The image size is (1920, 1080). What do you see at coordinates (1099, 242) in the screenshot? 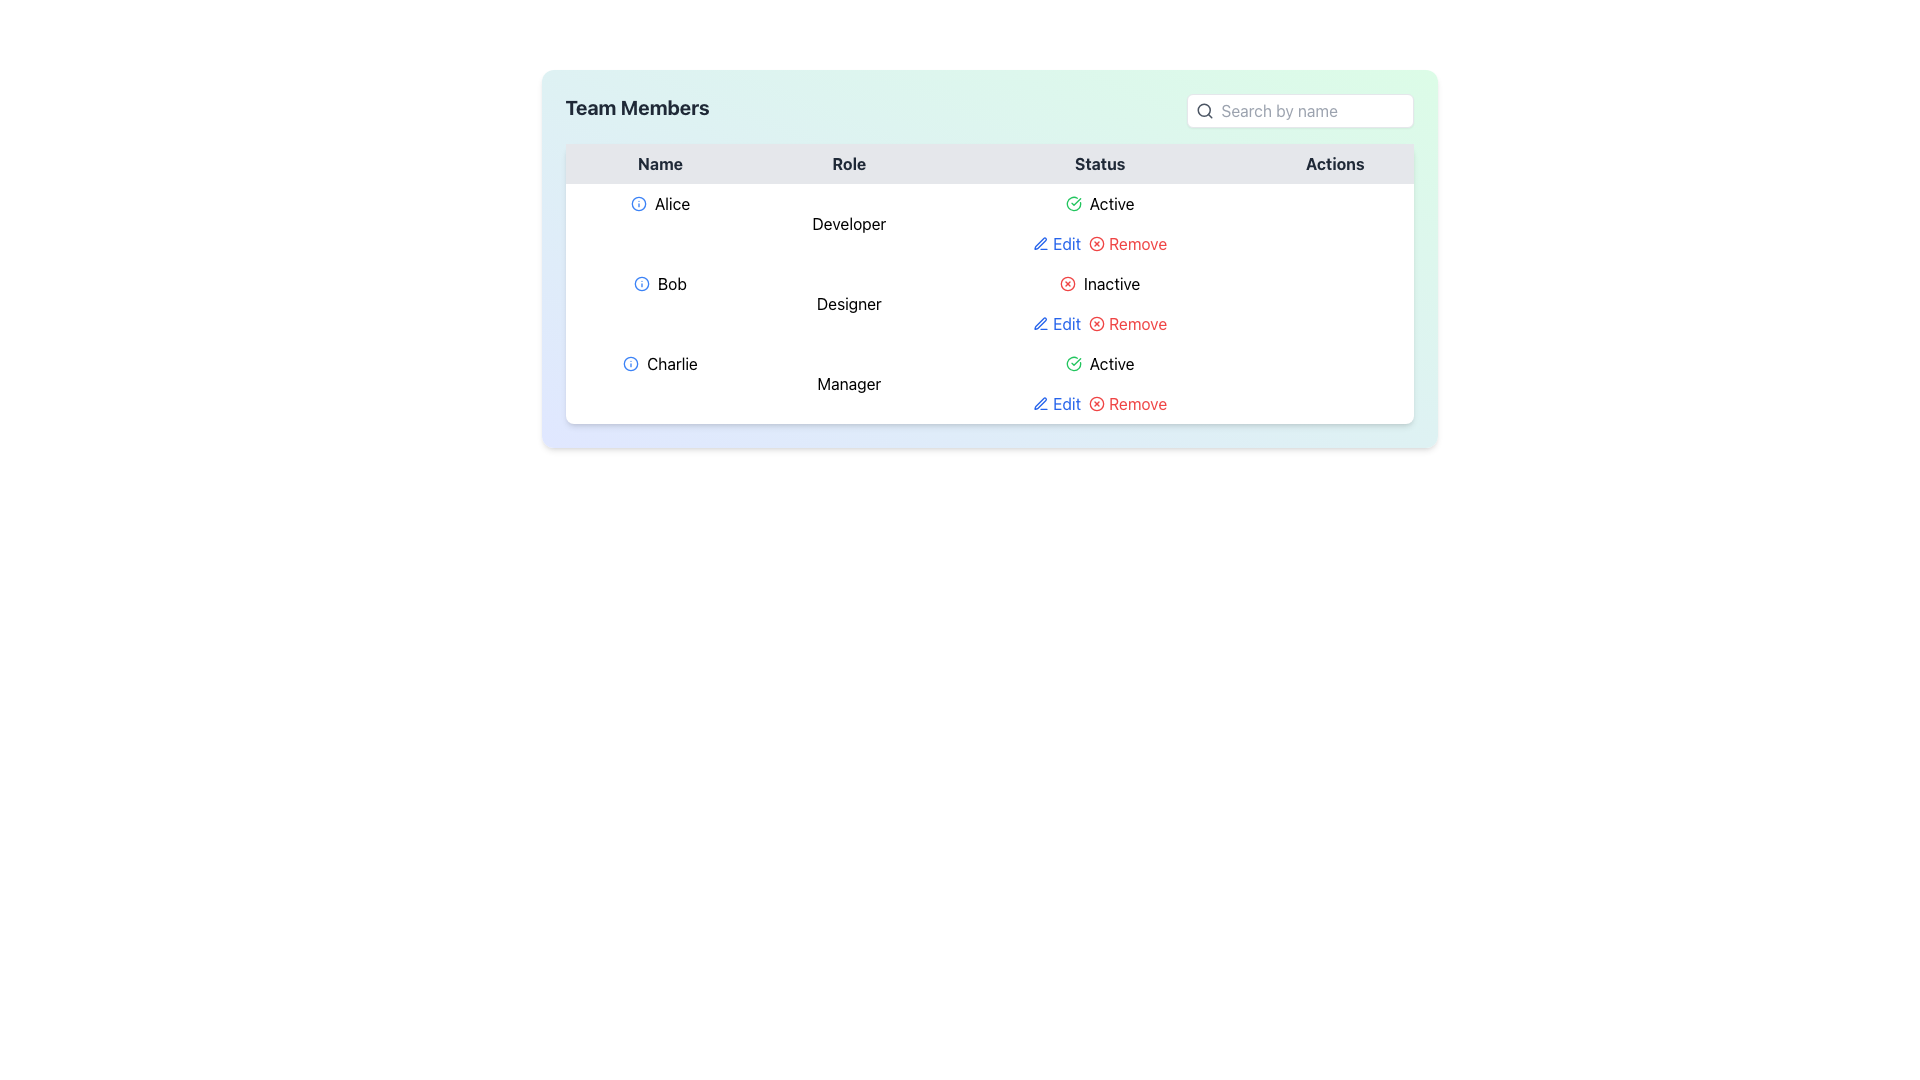
I see `the 'Remove' link, which is part of the actions for user 'Alice' in the table` at bounding box center [1099, 242].